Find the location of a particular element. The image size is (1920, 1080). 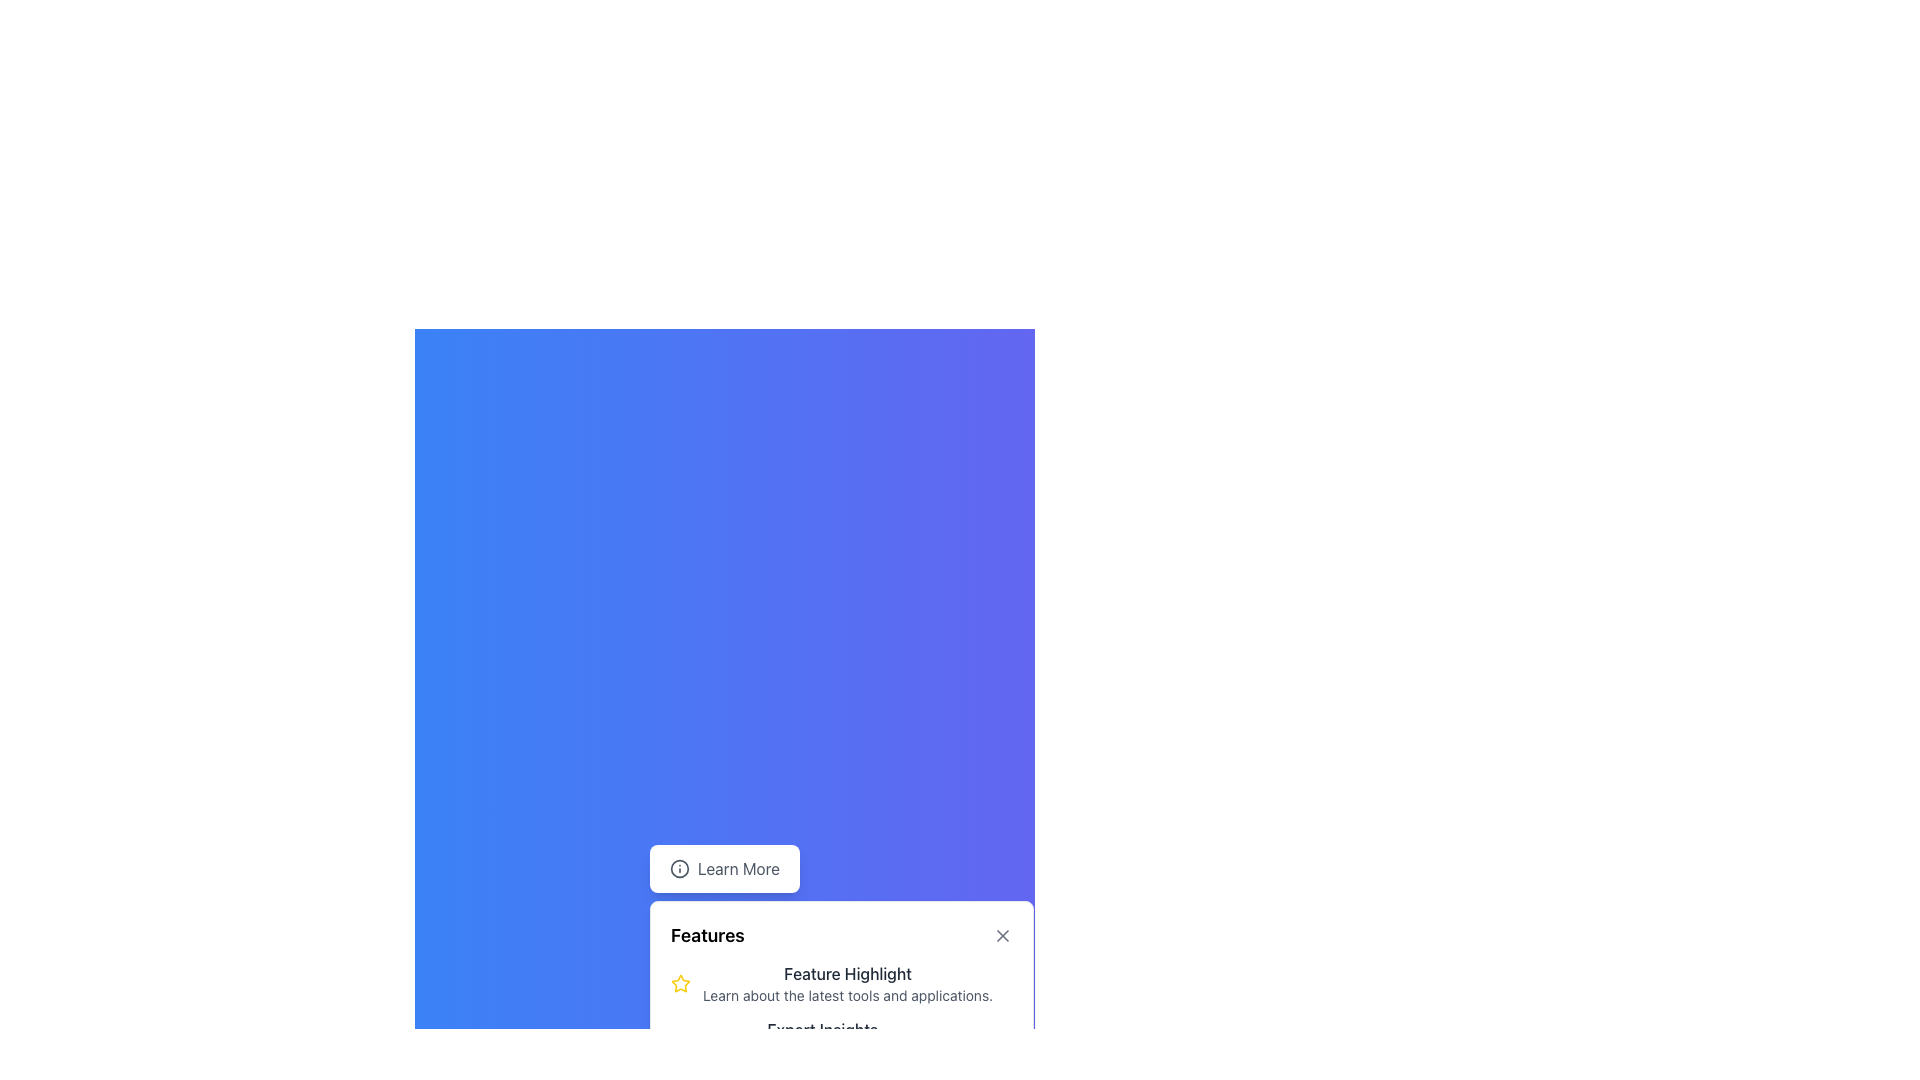

the bold text label reading 'Features' located in the top-left section of the popup, styled with a larger font size against a gradient blue background is located at coordinates (707, 936).